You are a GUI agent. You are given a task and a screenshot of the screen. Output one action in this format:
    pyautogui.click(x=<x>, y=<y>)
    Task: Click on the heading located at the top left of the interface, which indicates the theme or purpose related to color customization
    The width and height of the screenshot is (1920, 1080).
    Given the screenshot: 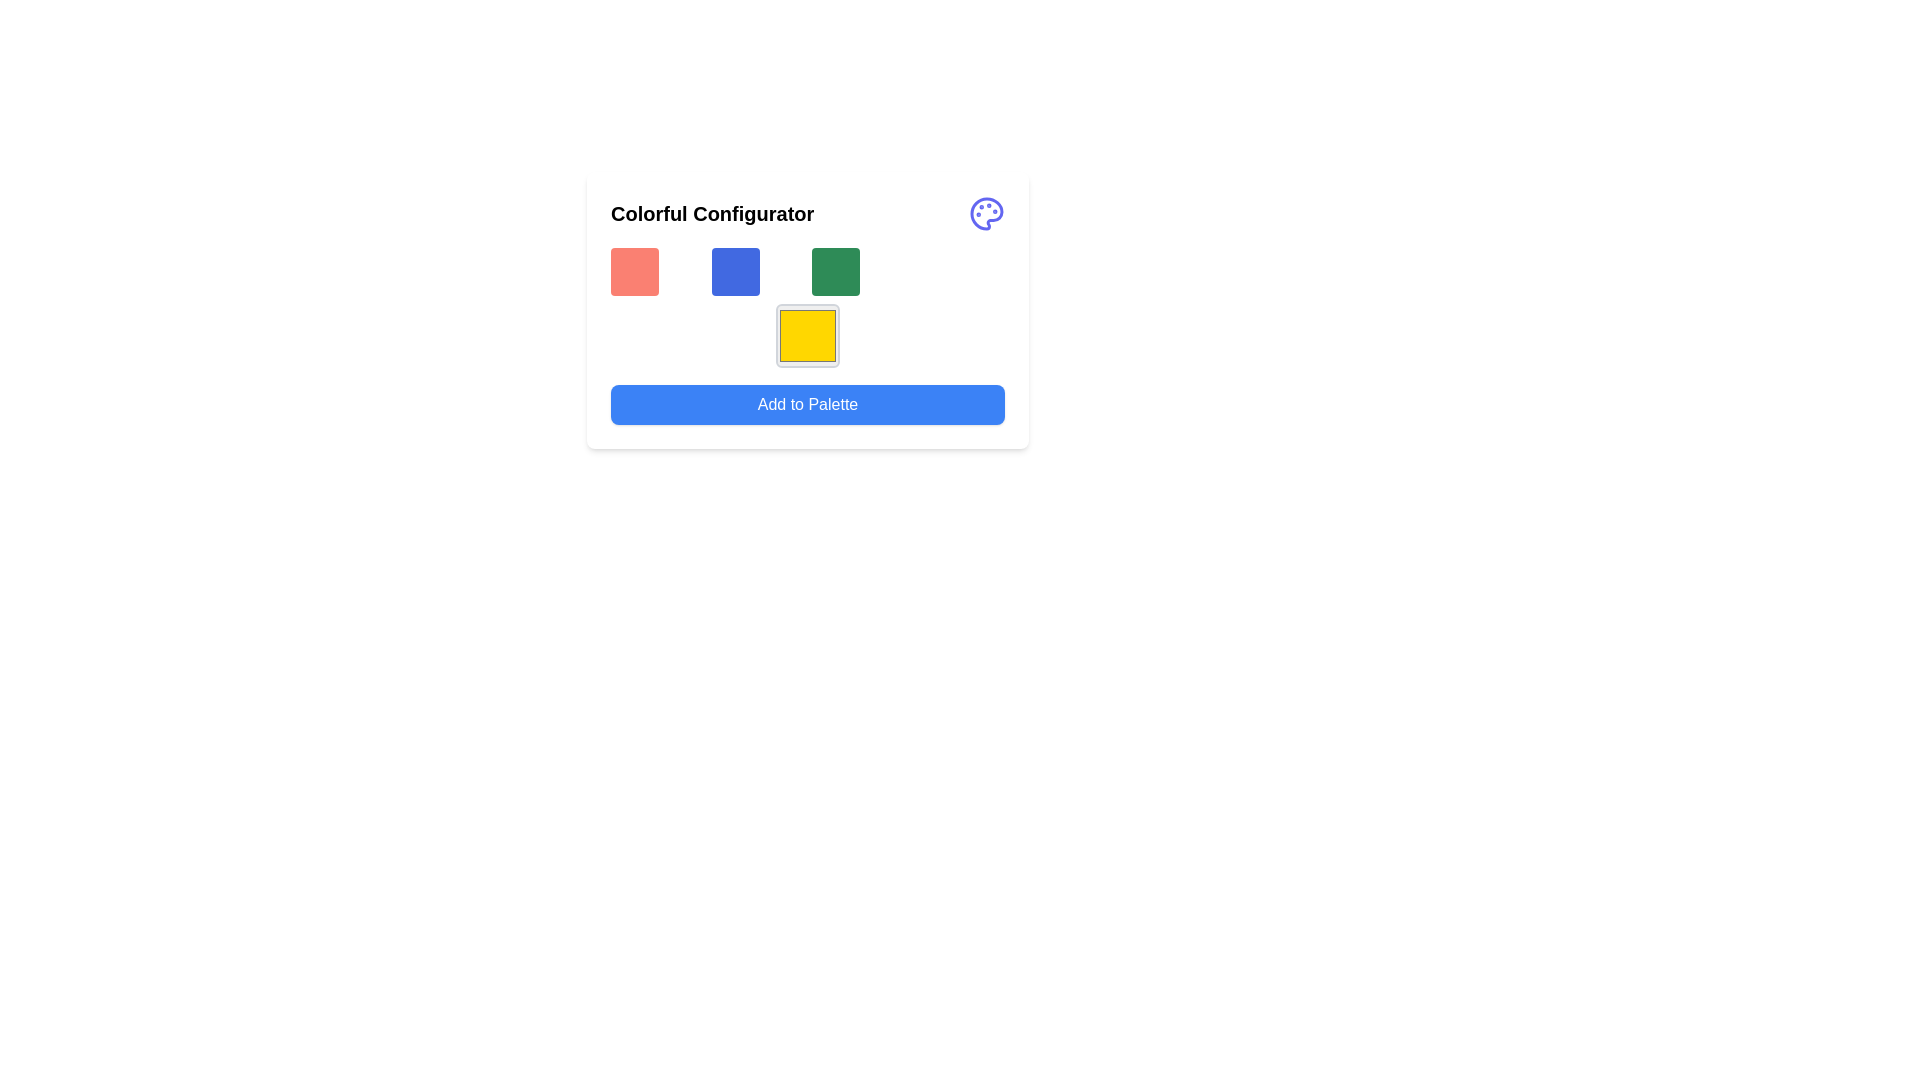 What is the action you would take?
    pyautogui.click(x=712, y=213)
    